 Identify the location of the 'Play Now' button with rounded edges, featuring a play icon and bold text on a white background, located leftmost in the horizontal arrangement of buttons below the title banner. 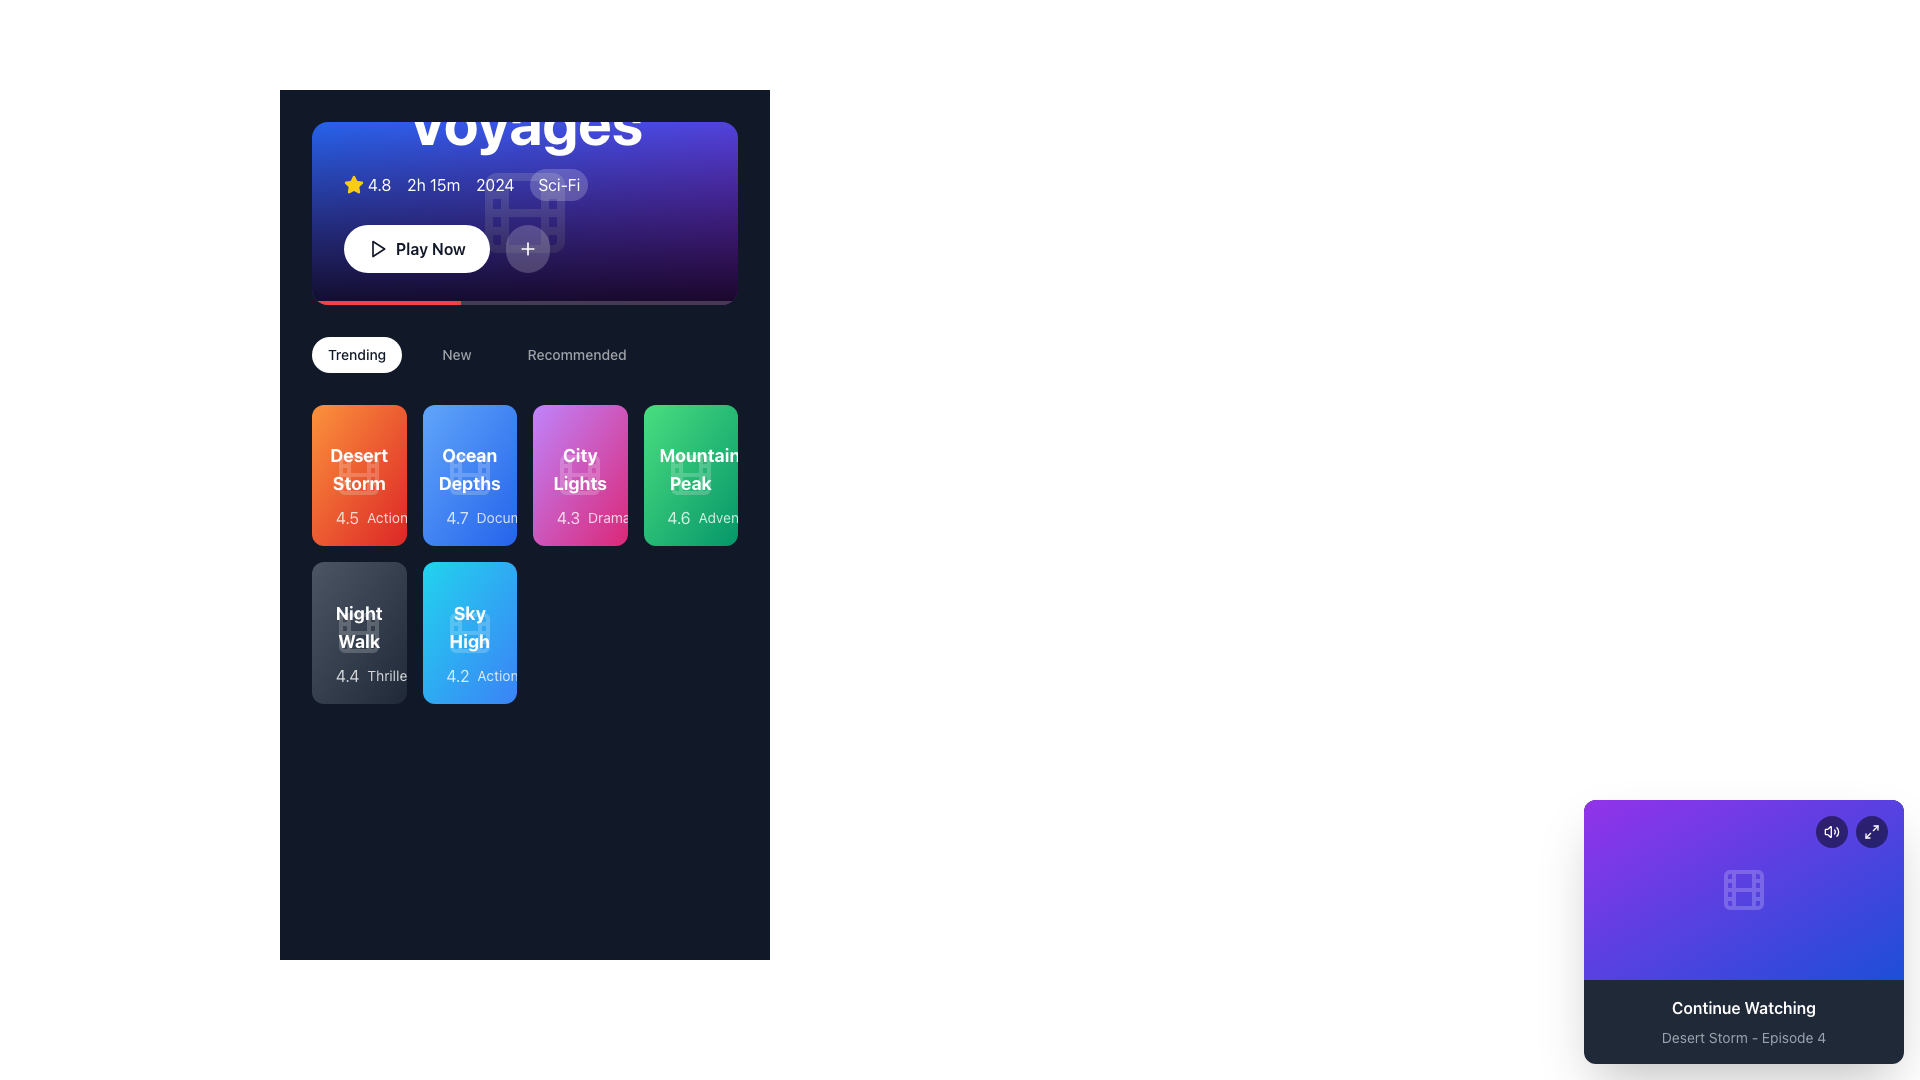
(415, 247).